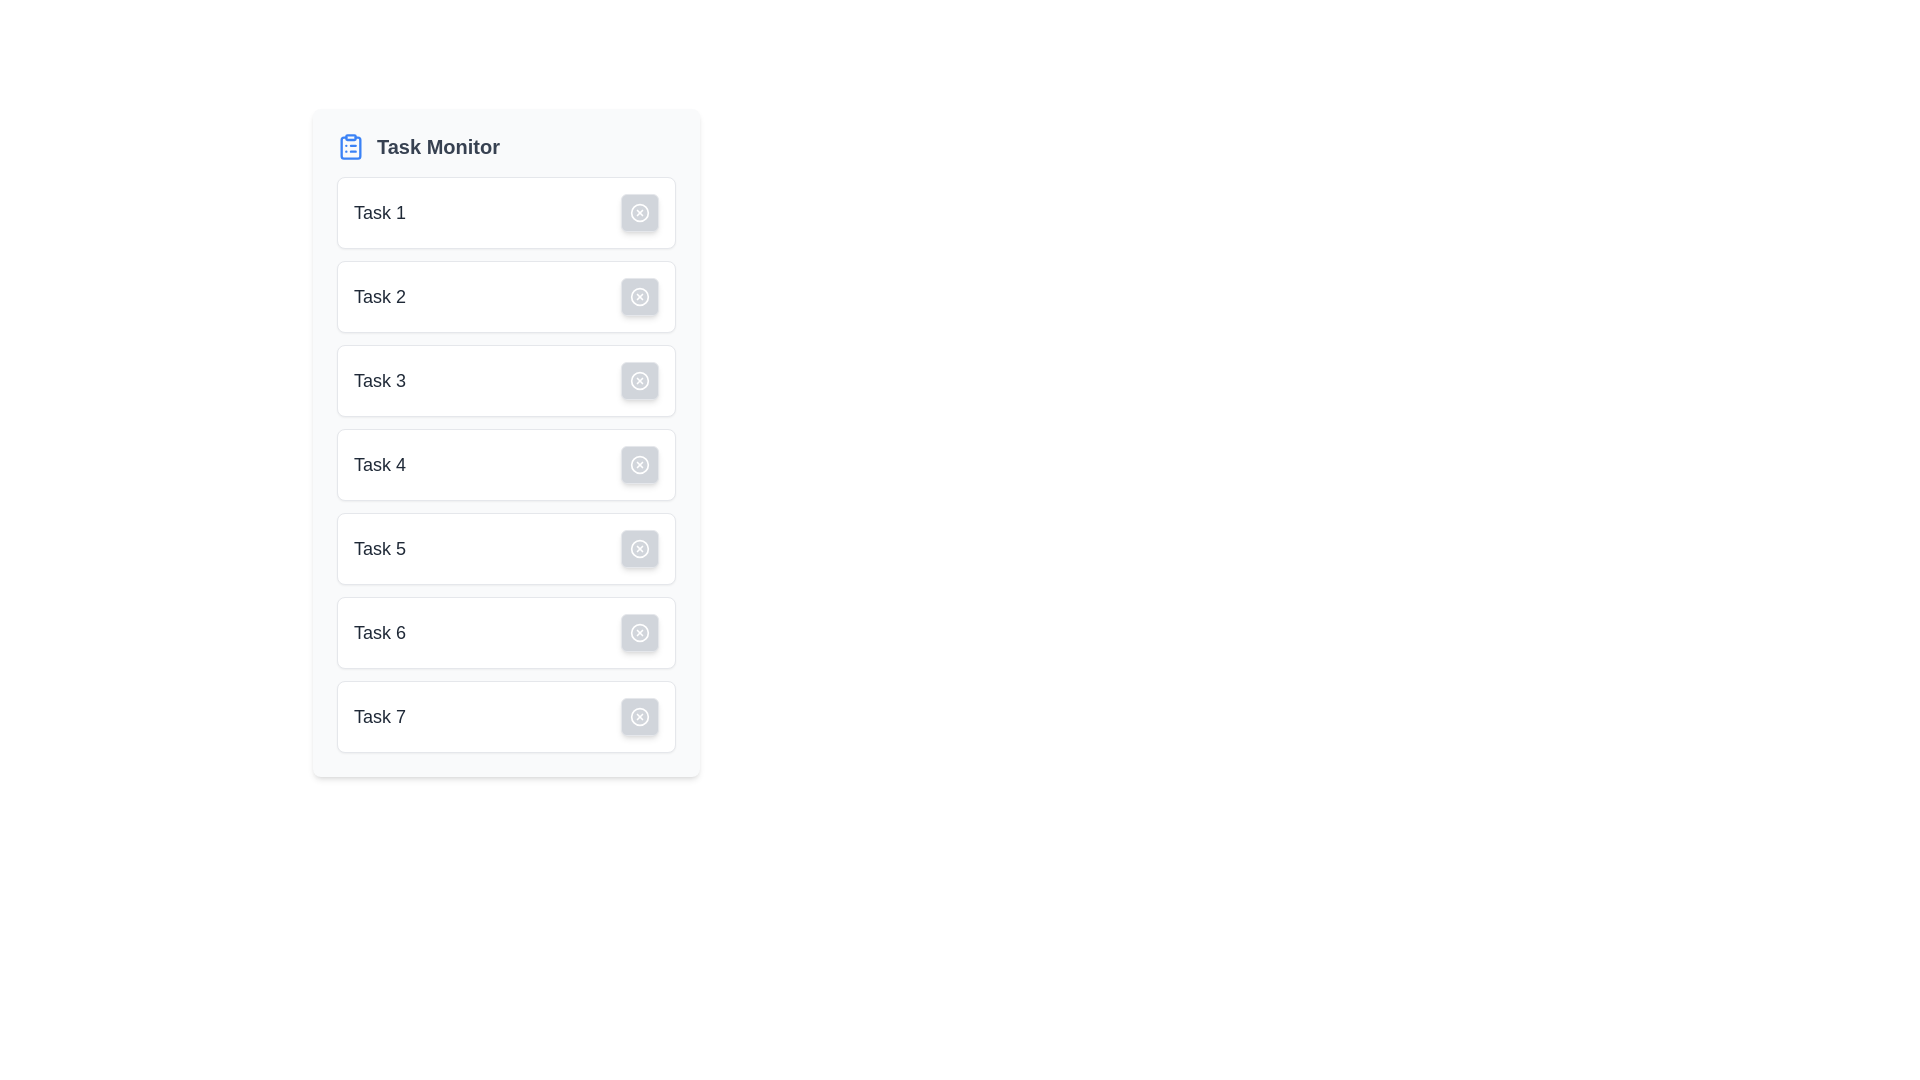  What do you see at coordinates (638, 212) in the screenshot?
I see `the circular vector graphic outline located in the top-right corner of the first list item labeled 'Task 1'` at bounding box center [638, 212].